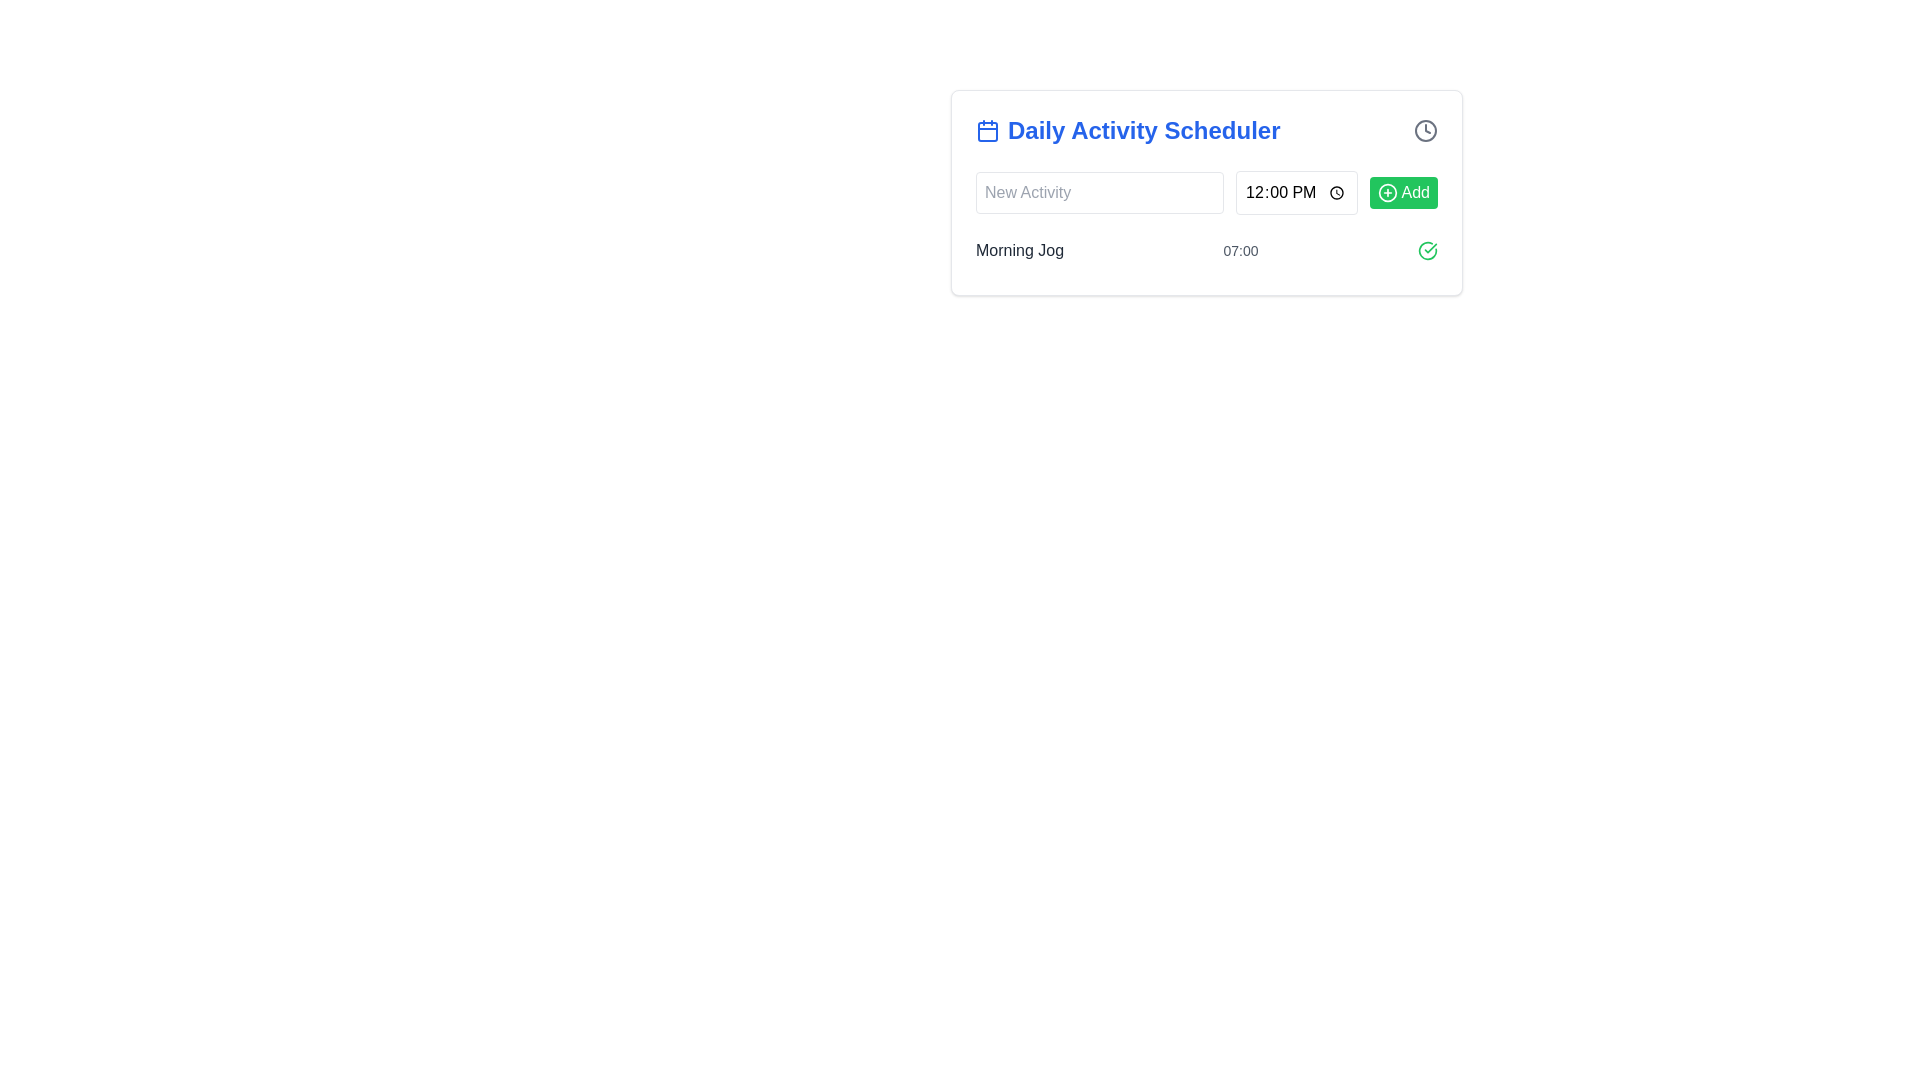 This screenshot has width=1920, height=1080. I want to click on the circular SVG icon displaying a plus sign inside a green button labeled 'Add' located on the right-hand side of the interface next to the time input field, so click(1386, 192).